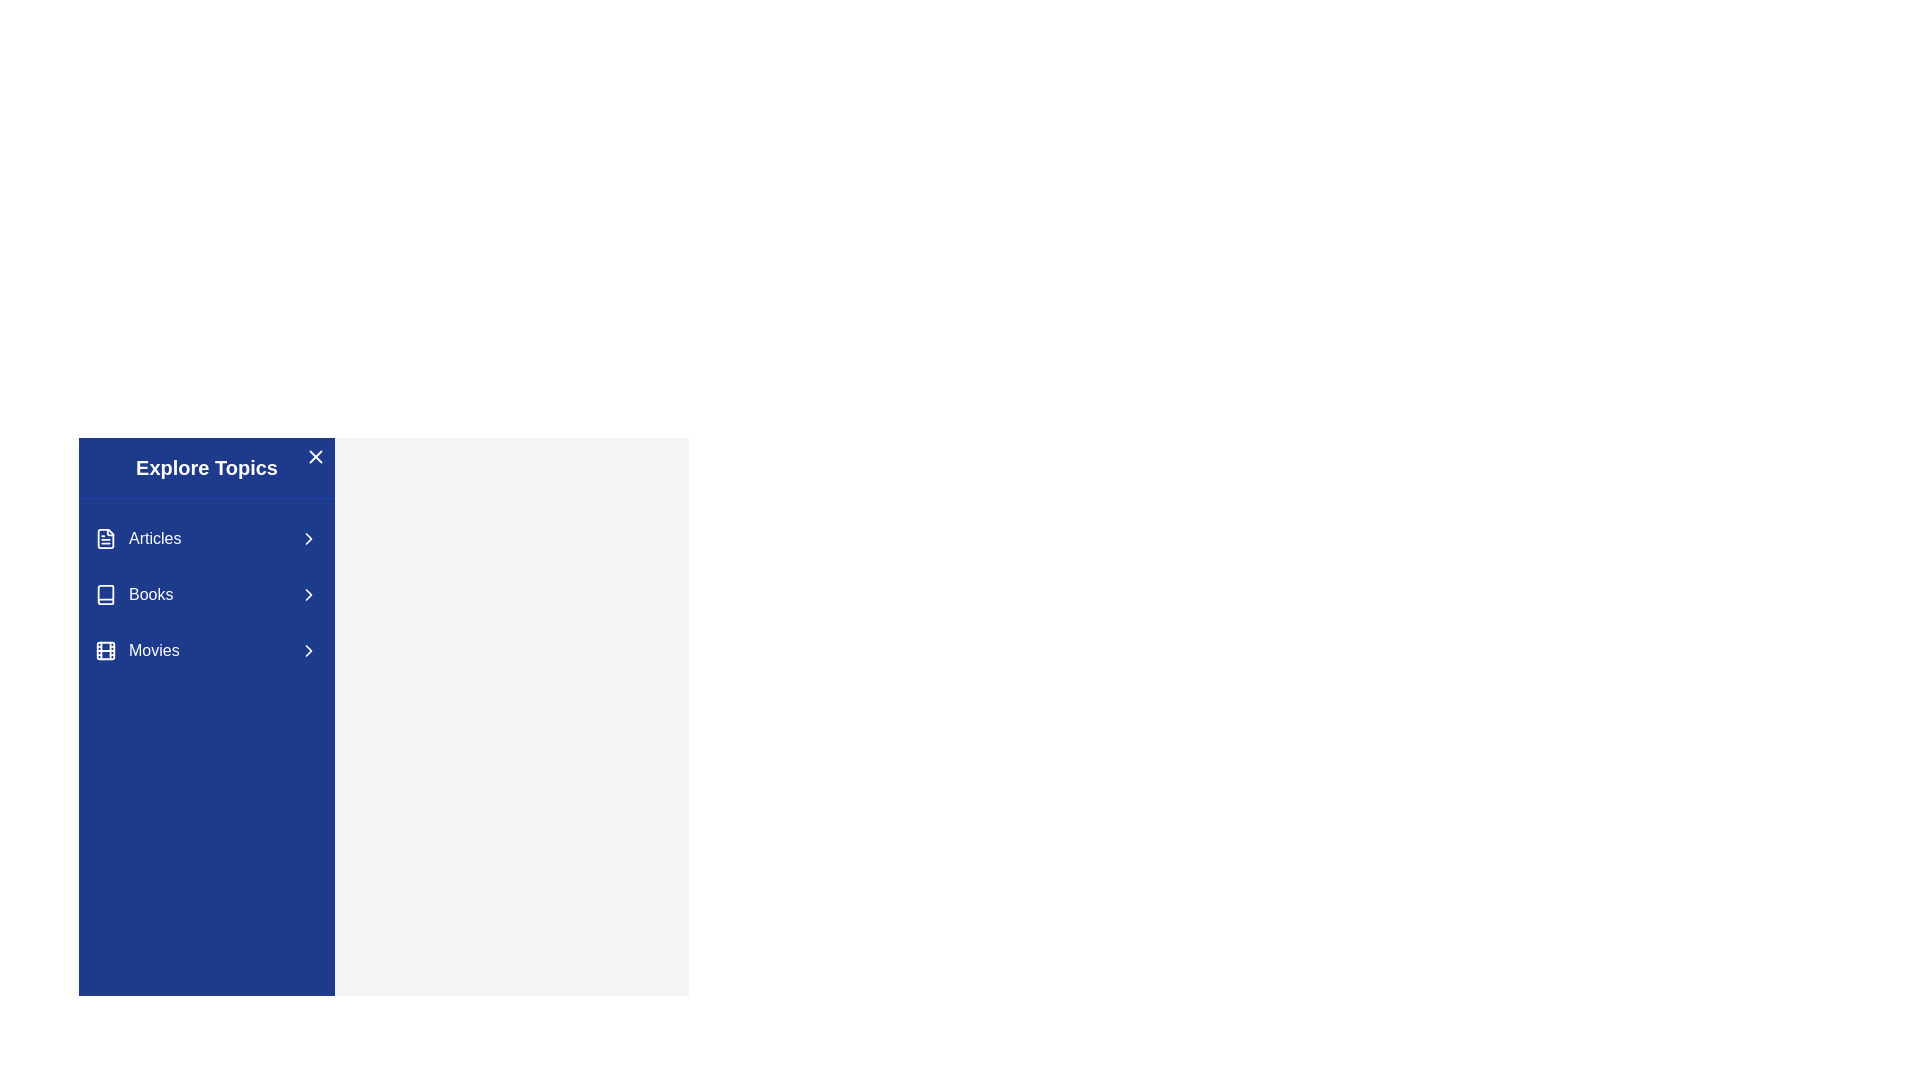  I want to click on the 'Books' button in the 'Explore Topics' sidebar, so click(206, 593).